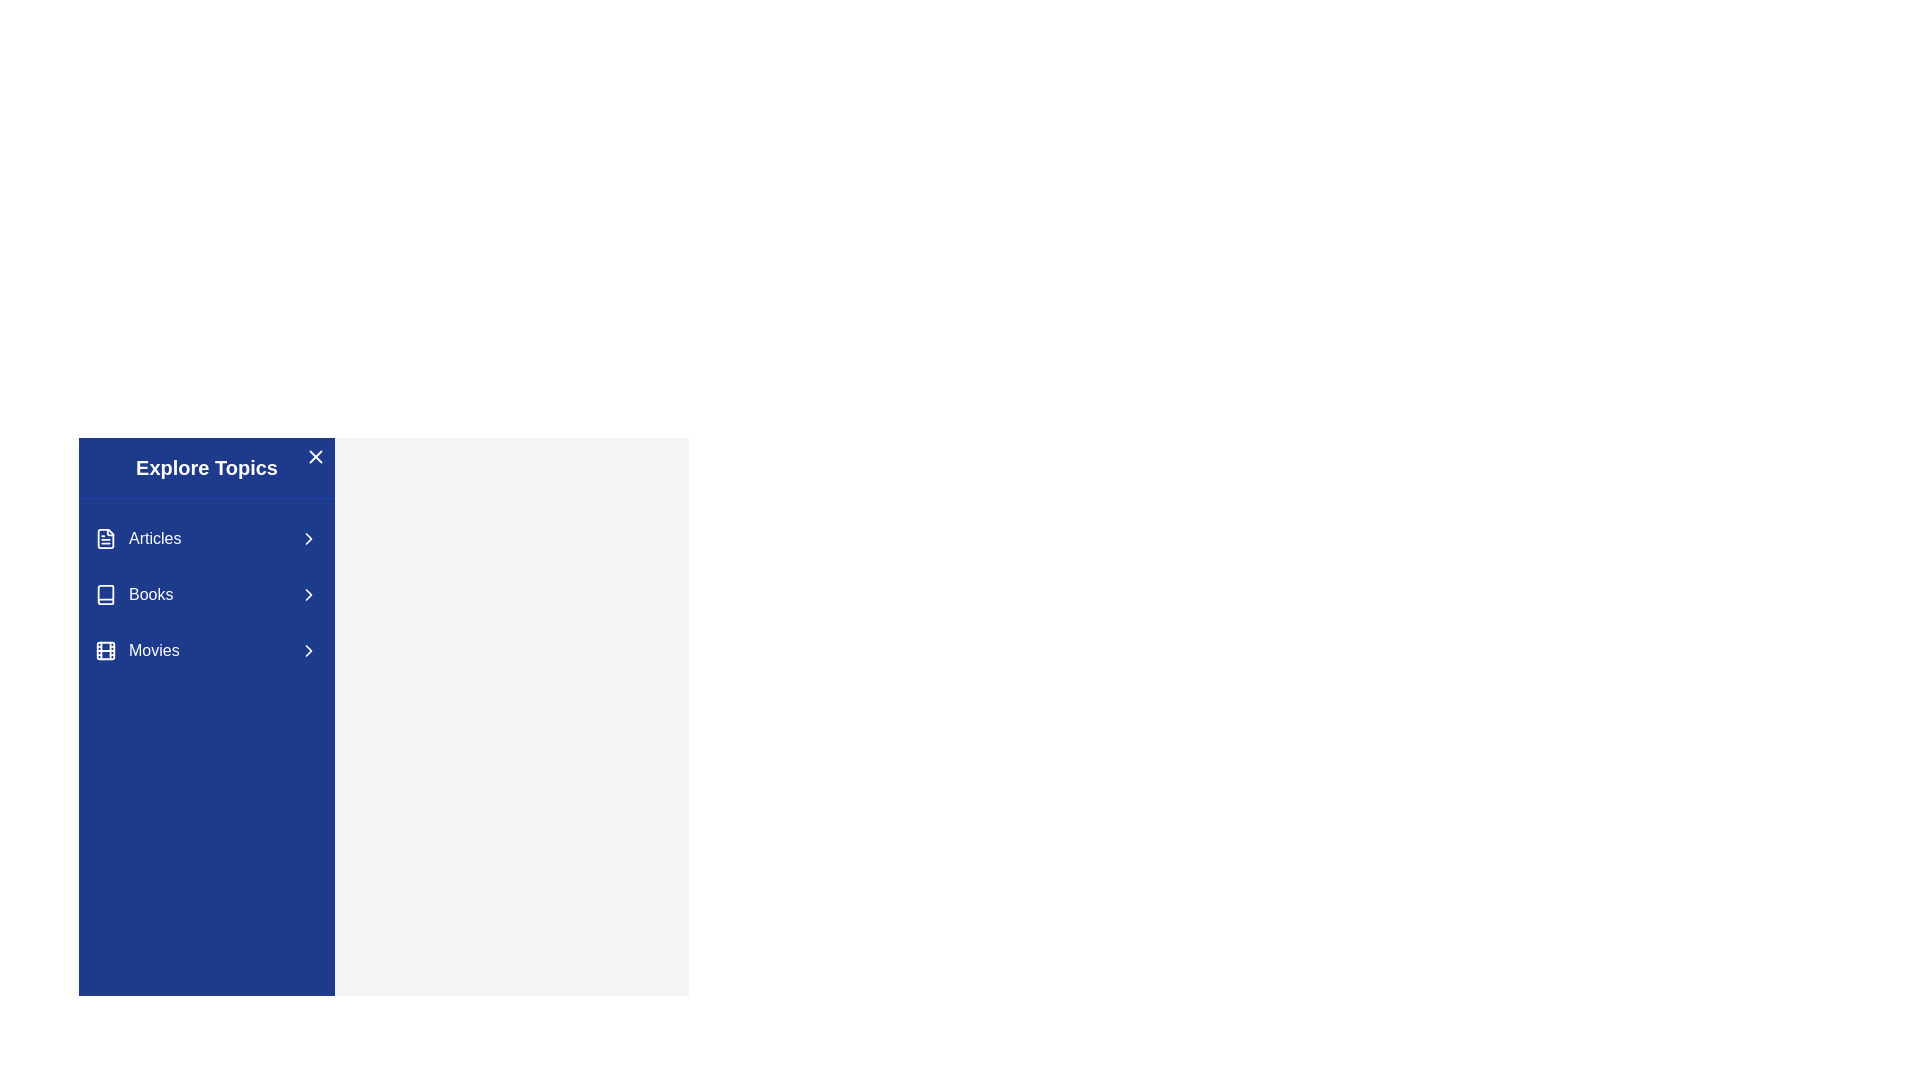  I want to click on the 'Books' button in the 'Explore Topics' sidebar, so click(206, 593).